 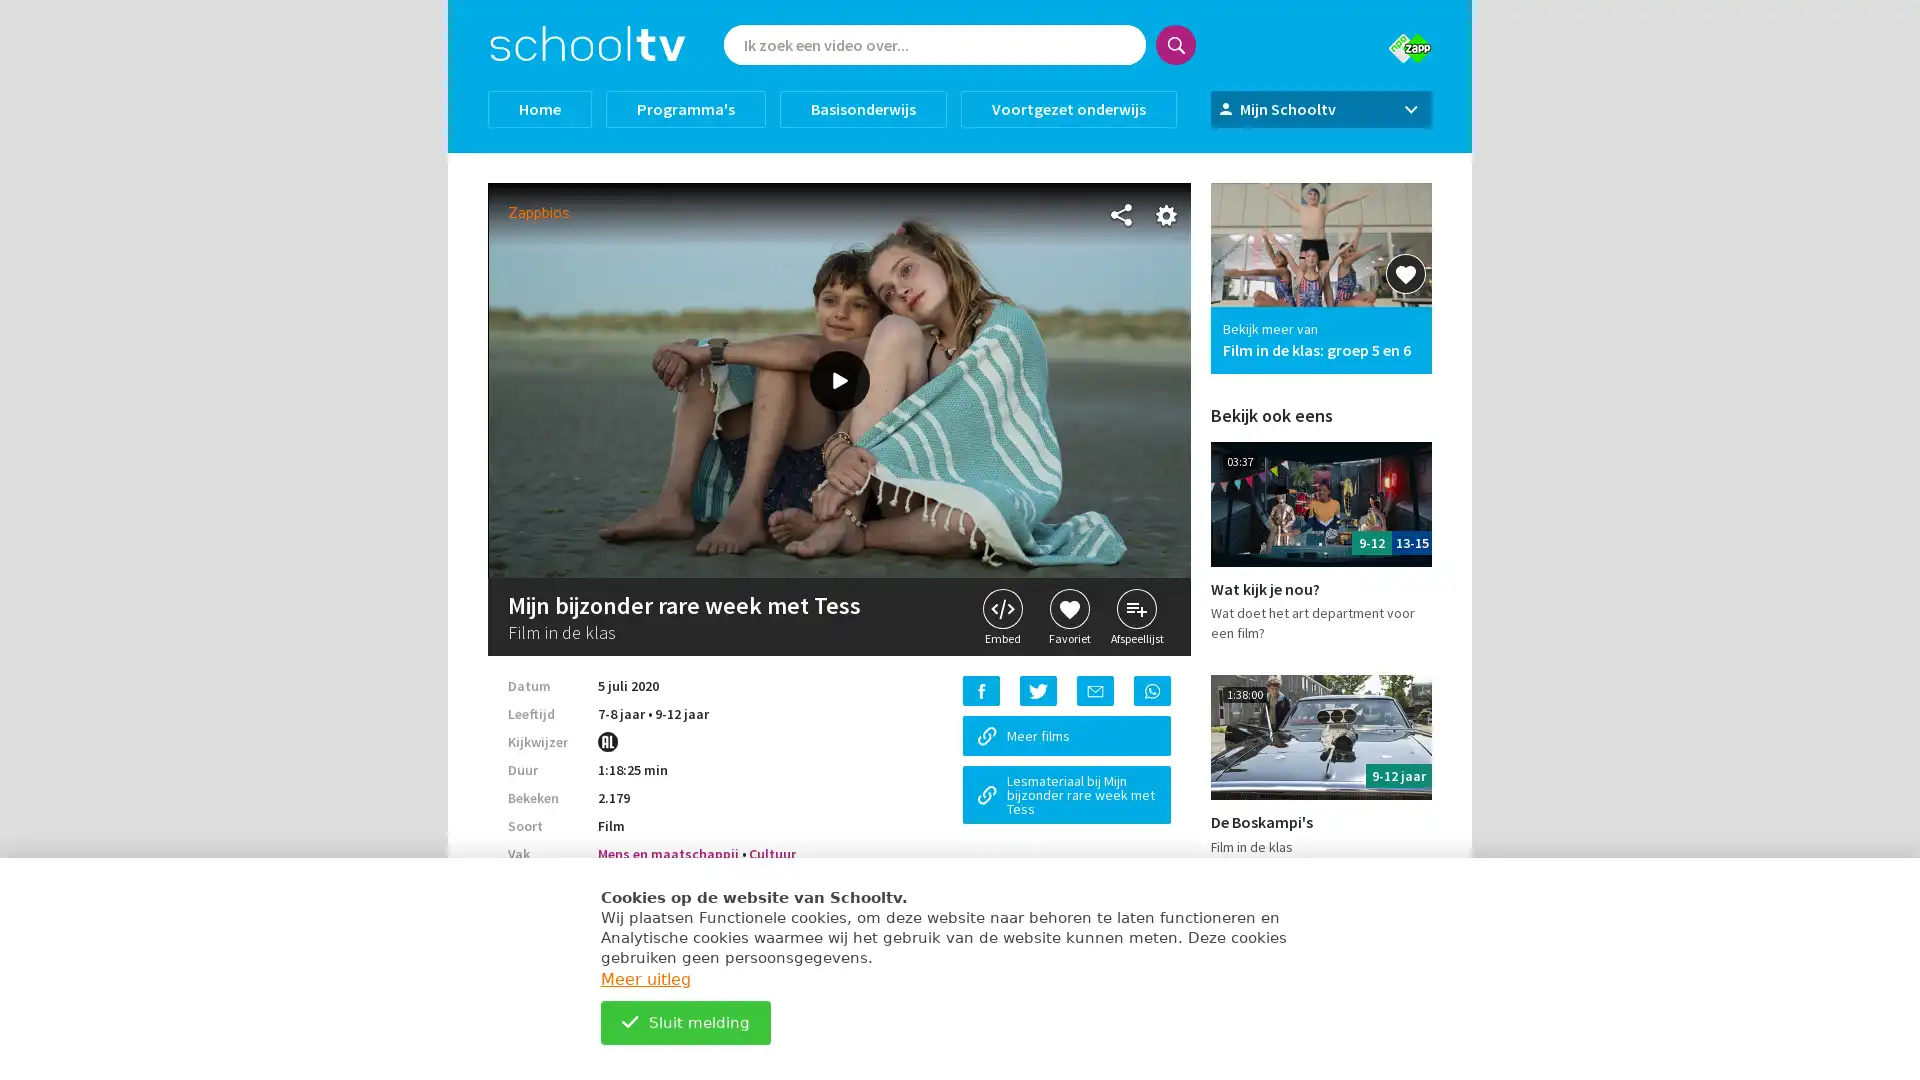 I want to click on Afspeellijst, so click(x=1137, y=616).